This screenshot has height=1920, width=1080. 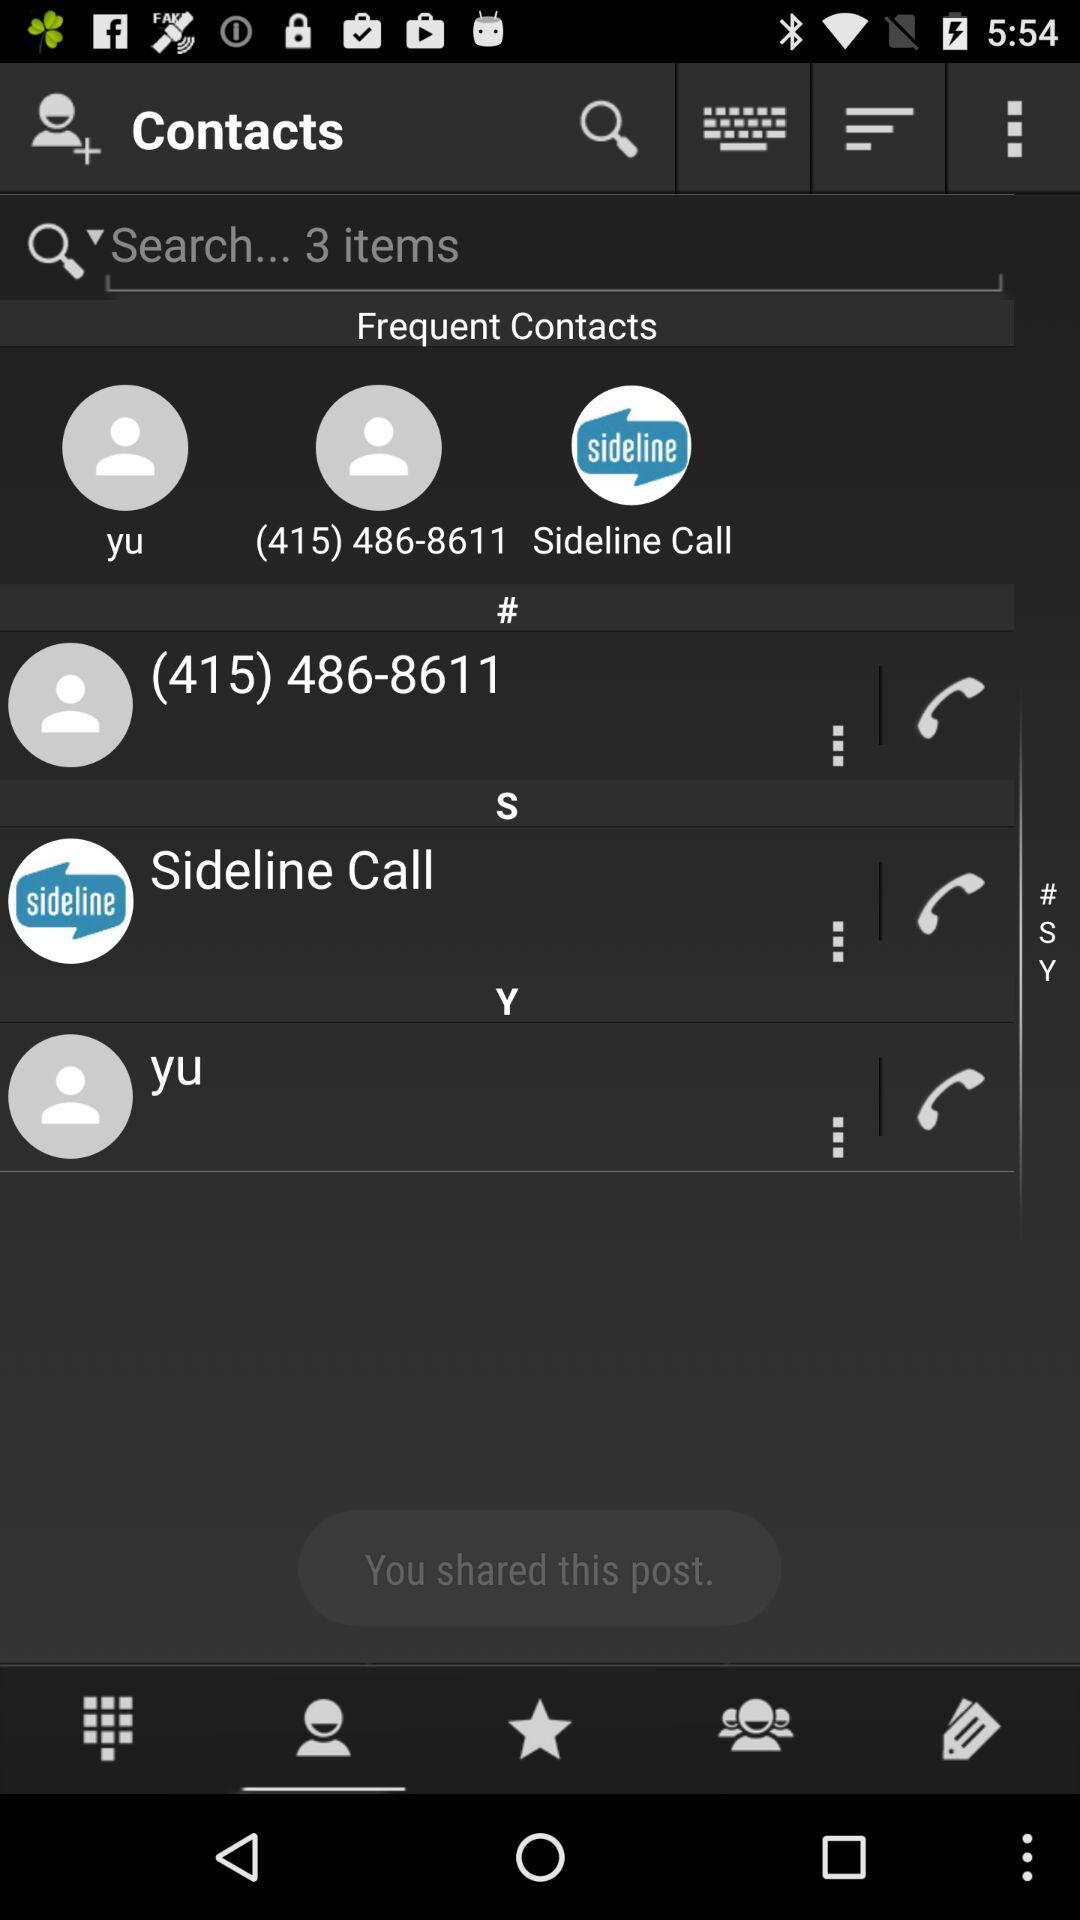 What do you see at coordinates (838, 744) in the screenshot?
I see `setting` at bounding box center [838, 744].